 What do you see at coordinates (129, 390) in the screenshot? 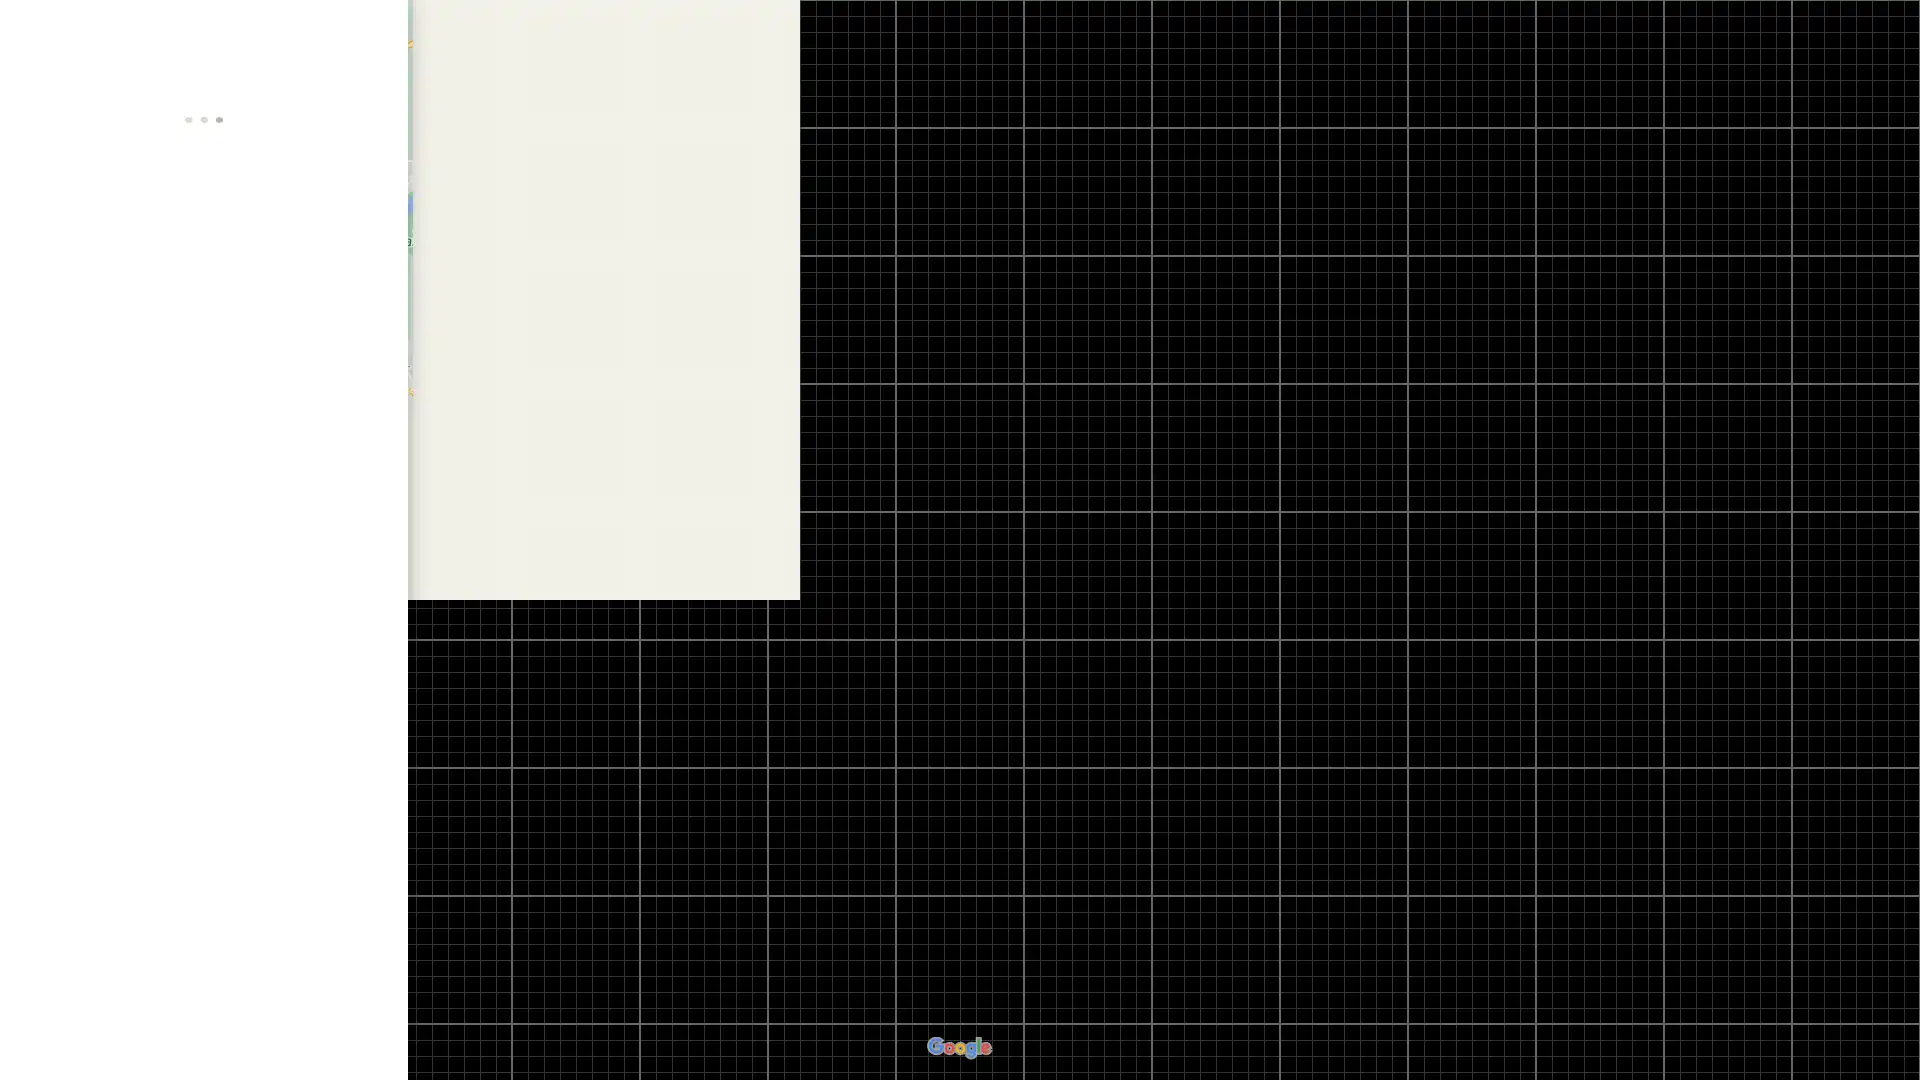
I see `Save TOVARNA.CZ, s.r.o. in your lists` at bounding box center [129, 390].